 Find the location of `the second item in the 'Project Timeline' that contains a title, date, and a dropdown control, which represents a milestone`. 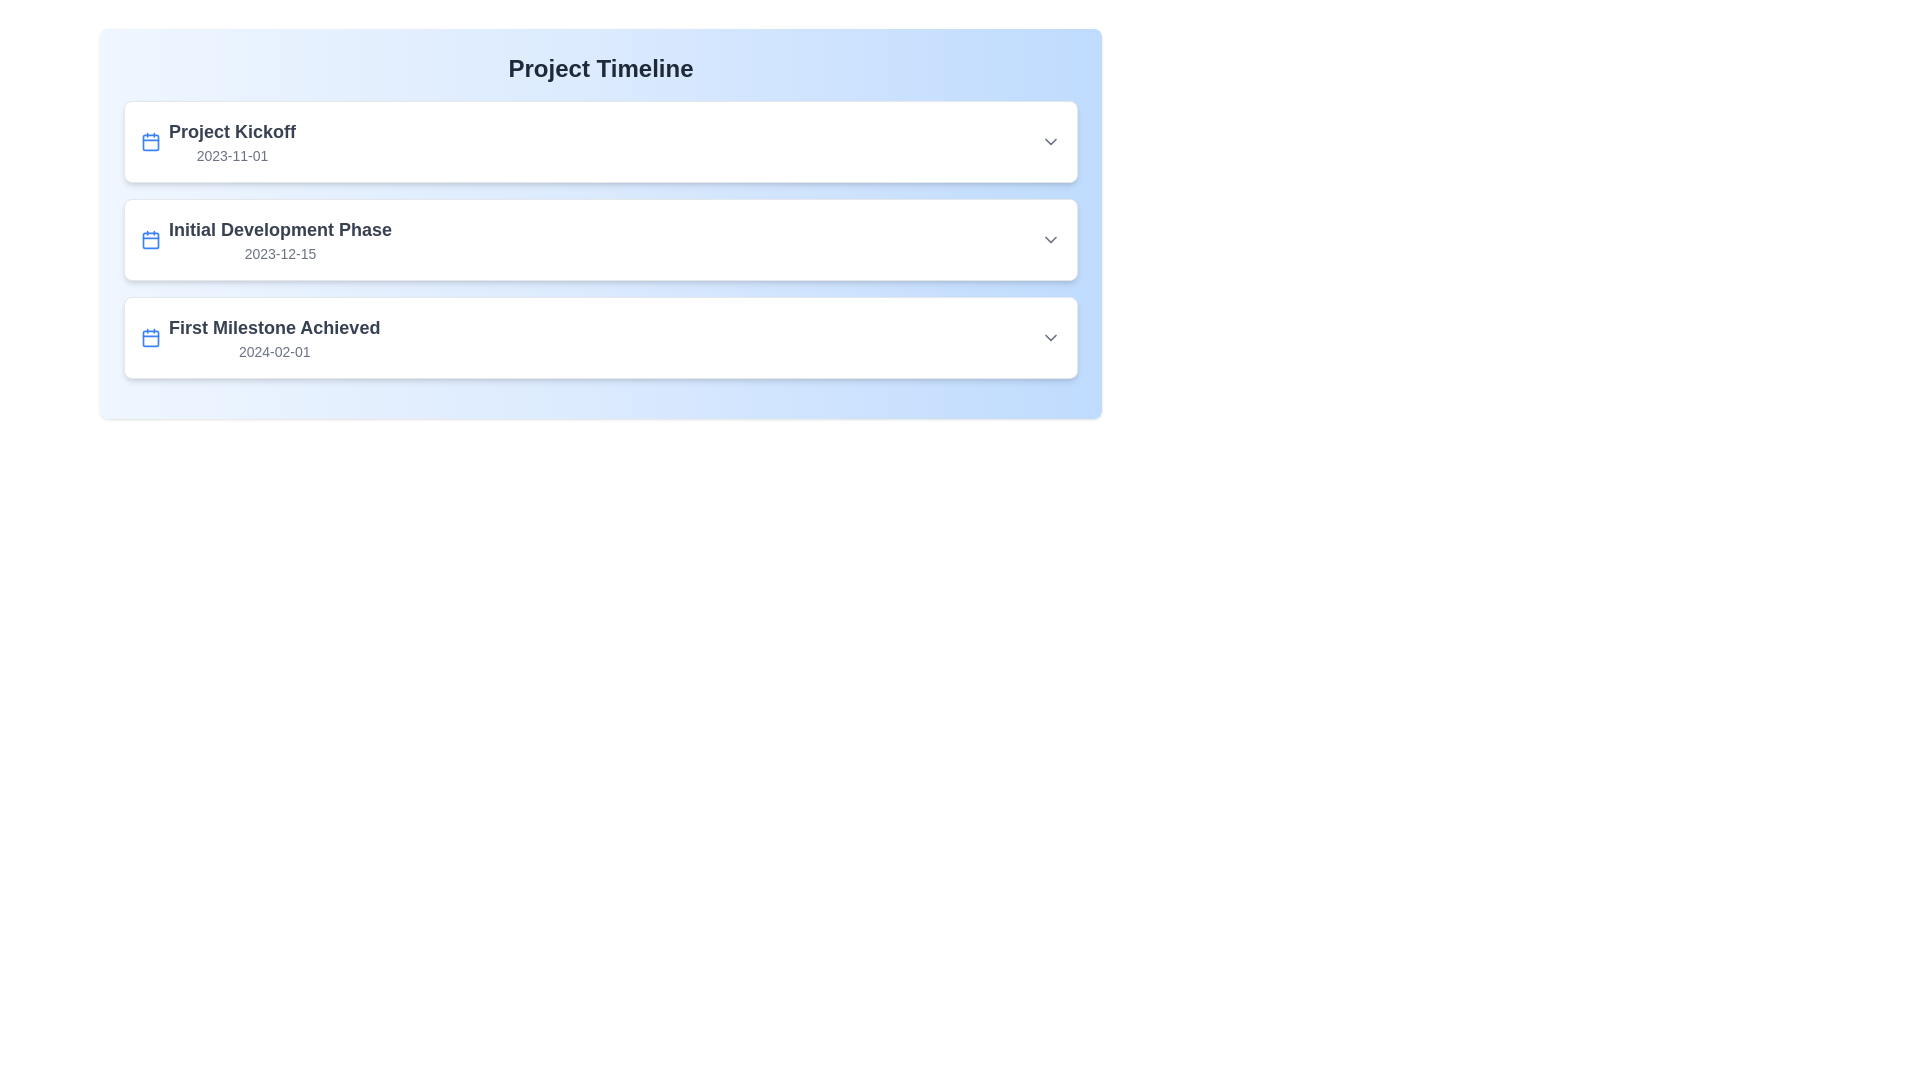

the second item in the 'Project Timeline' that contains a title, date, and a dropdown control, which represents a milestone is located at coordinates (599, 238).